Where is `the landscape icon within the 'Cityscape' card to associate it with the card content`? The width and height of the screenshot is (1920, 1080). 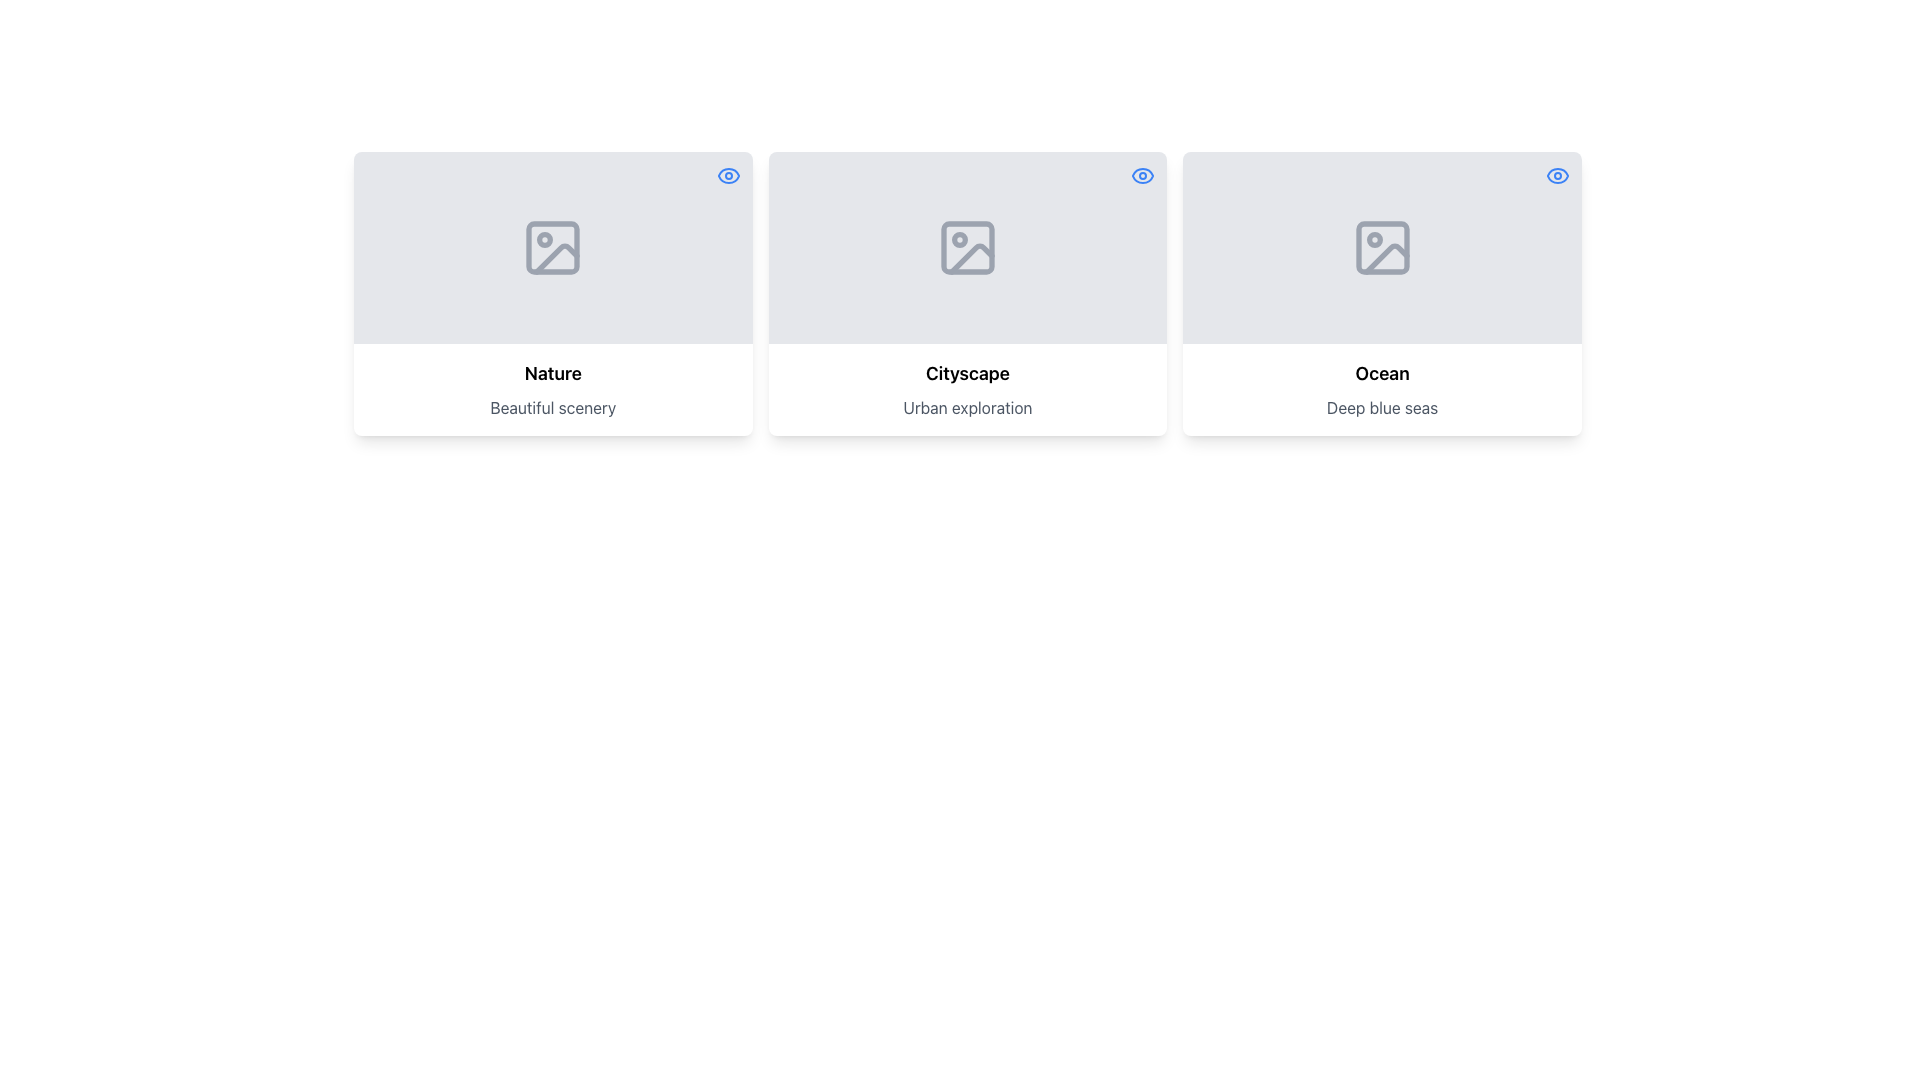
the landscape icon within the 'Cityscape' card to associate it with the card content is located at coordinates (968, 246).